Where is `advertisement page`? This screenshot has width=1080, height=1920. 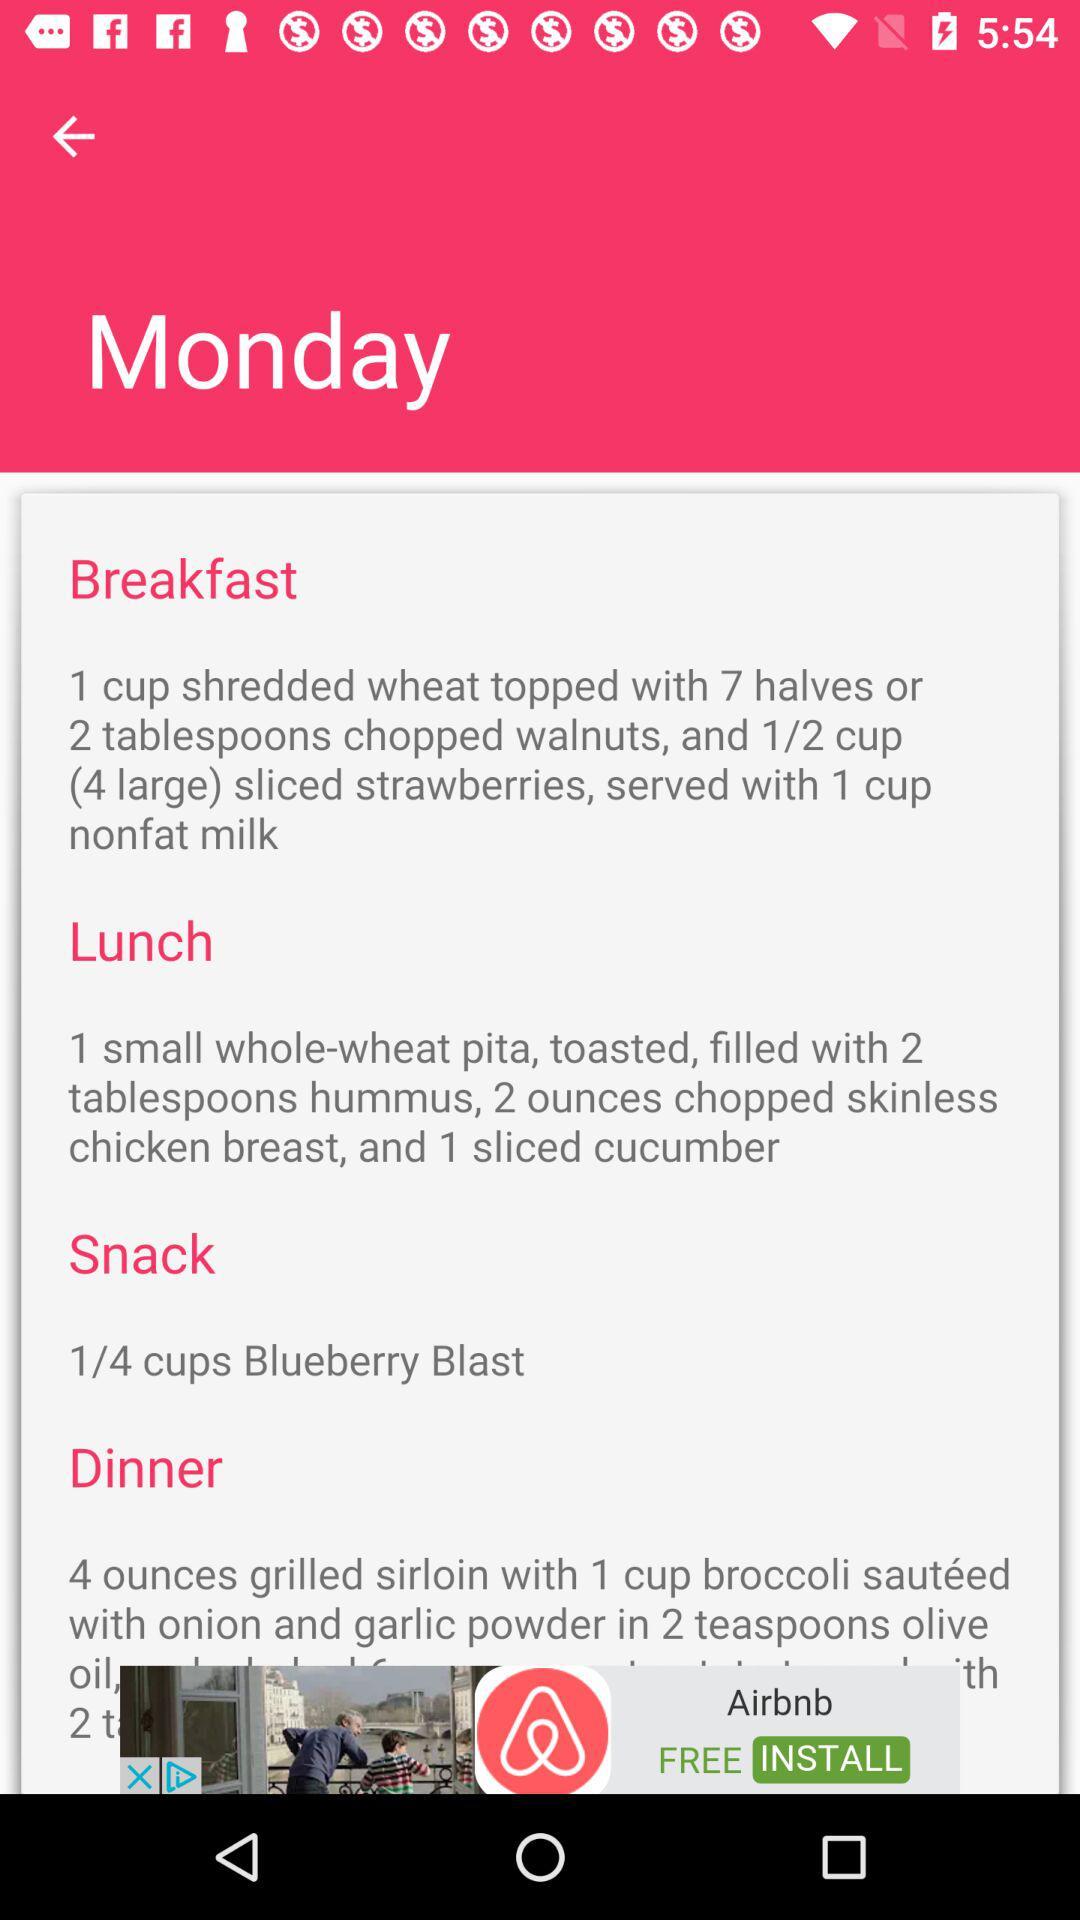
advertisement page is located at coordinates (540, 1727).